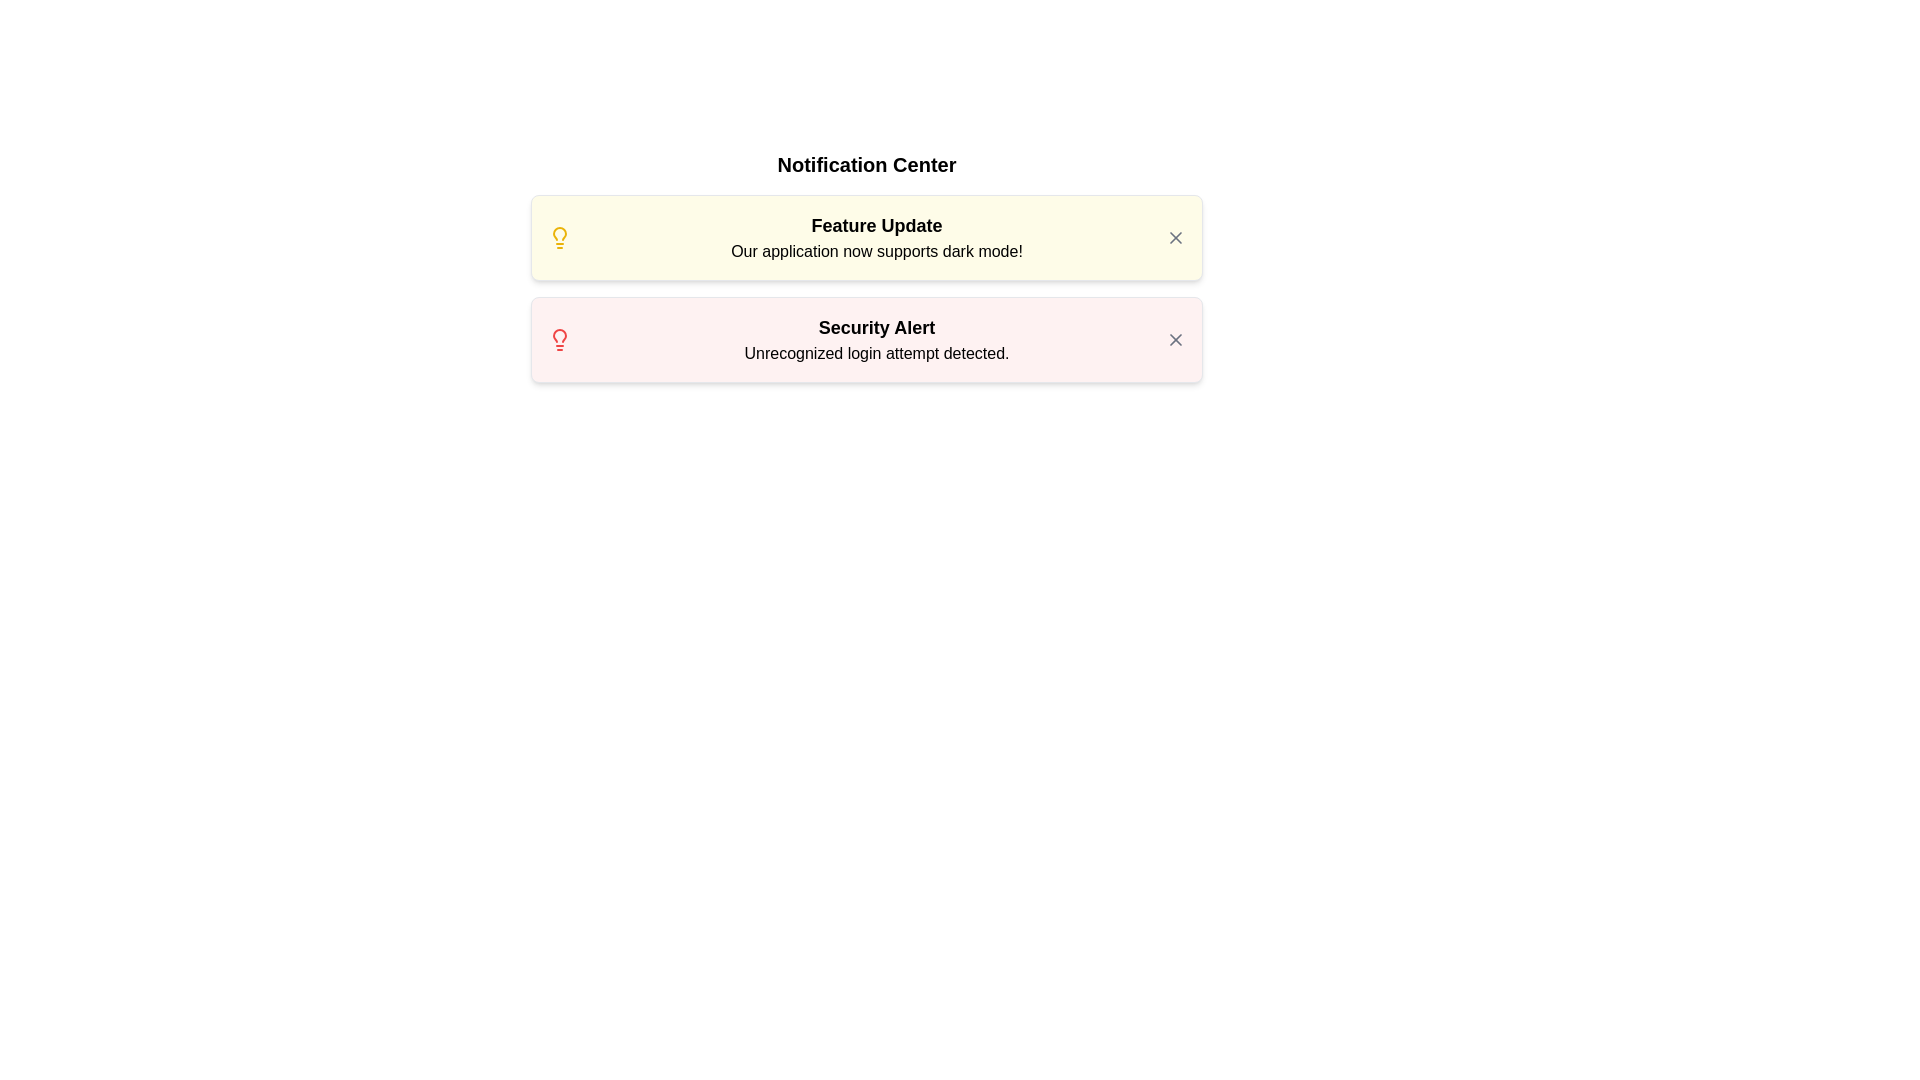  I want to click on the non-interactive notification display located beneath the 'Notification Center' header, so click(877, 237).